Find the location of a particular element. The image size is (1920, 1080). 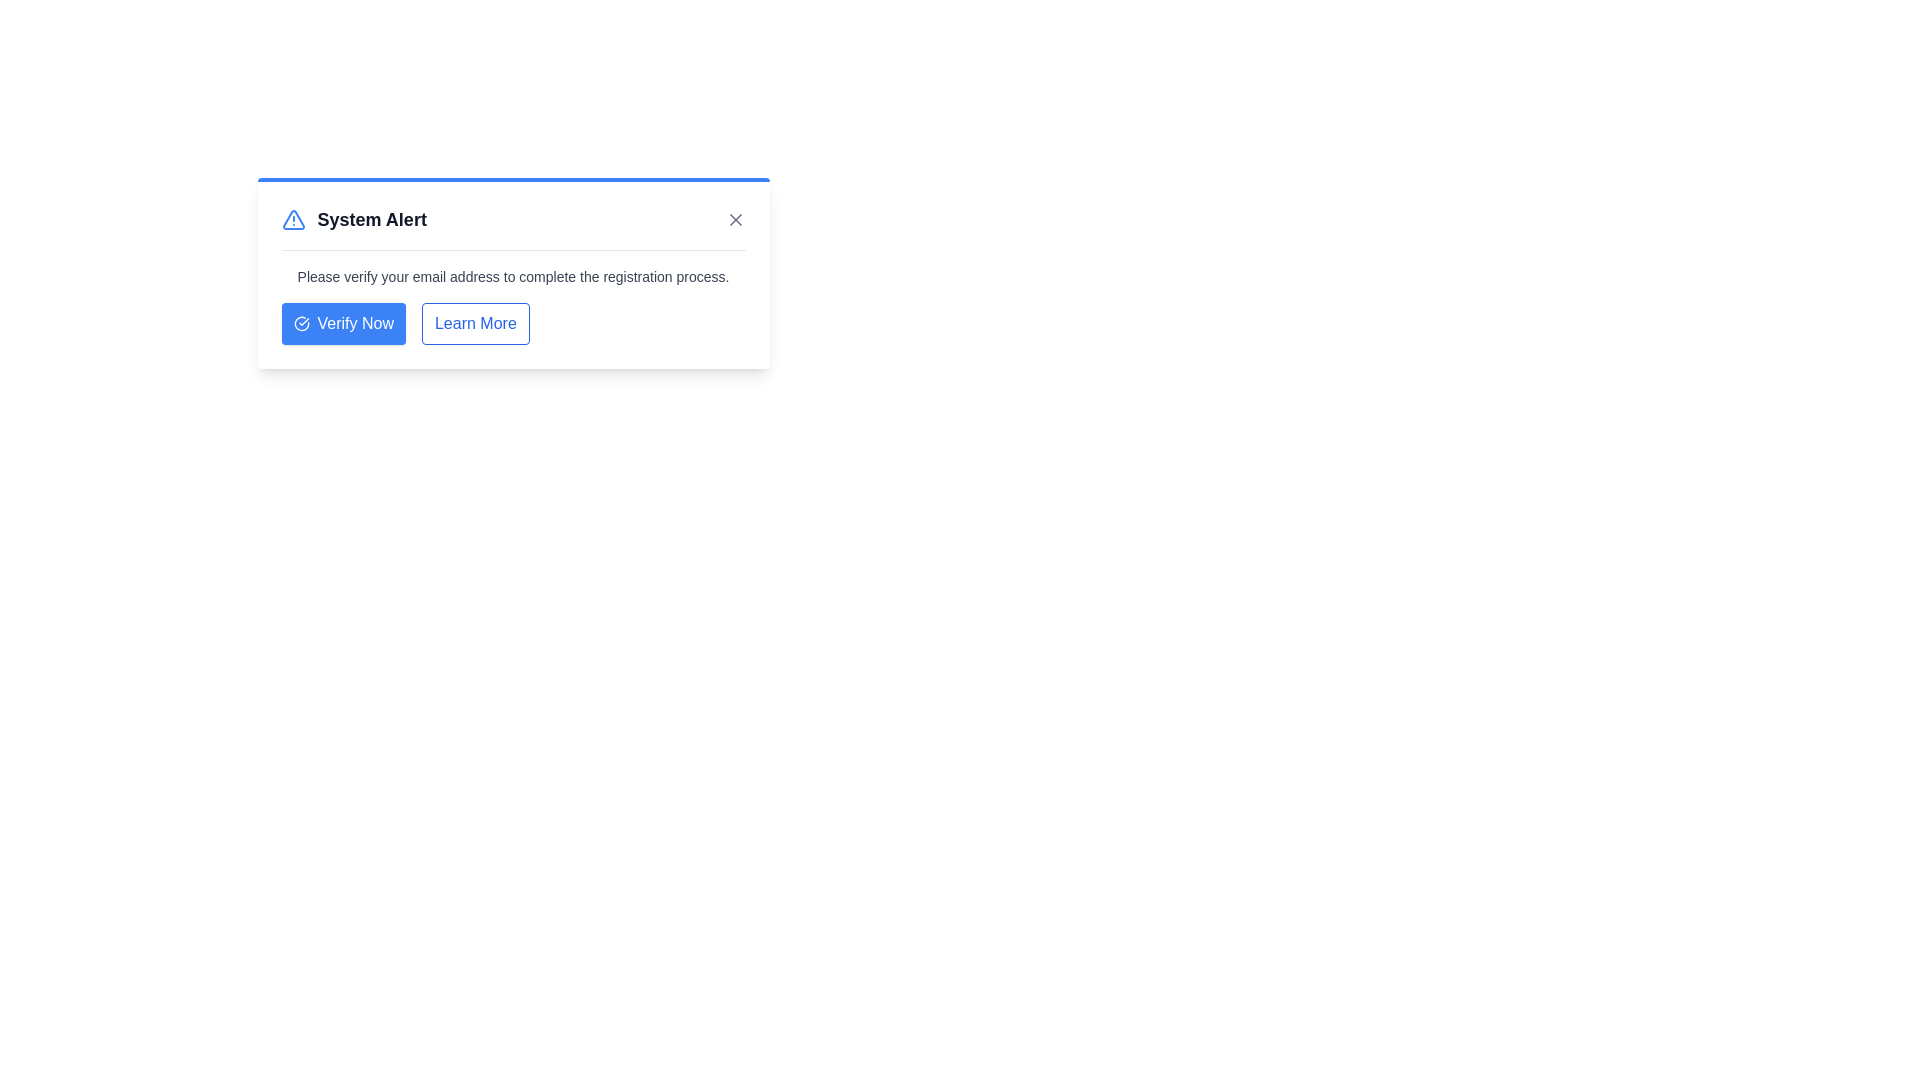

'Verify Now' button to verify the email is located at coordinates (343, 323).